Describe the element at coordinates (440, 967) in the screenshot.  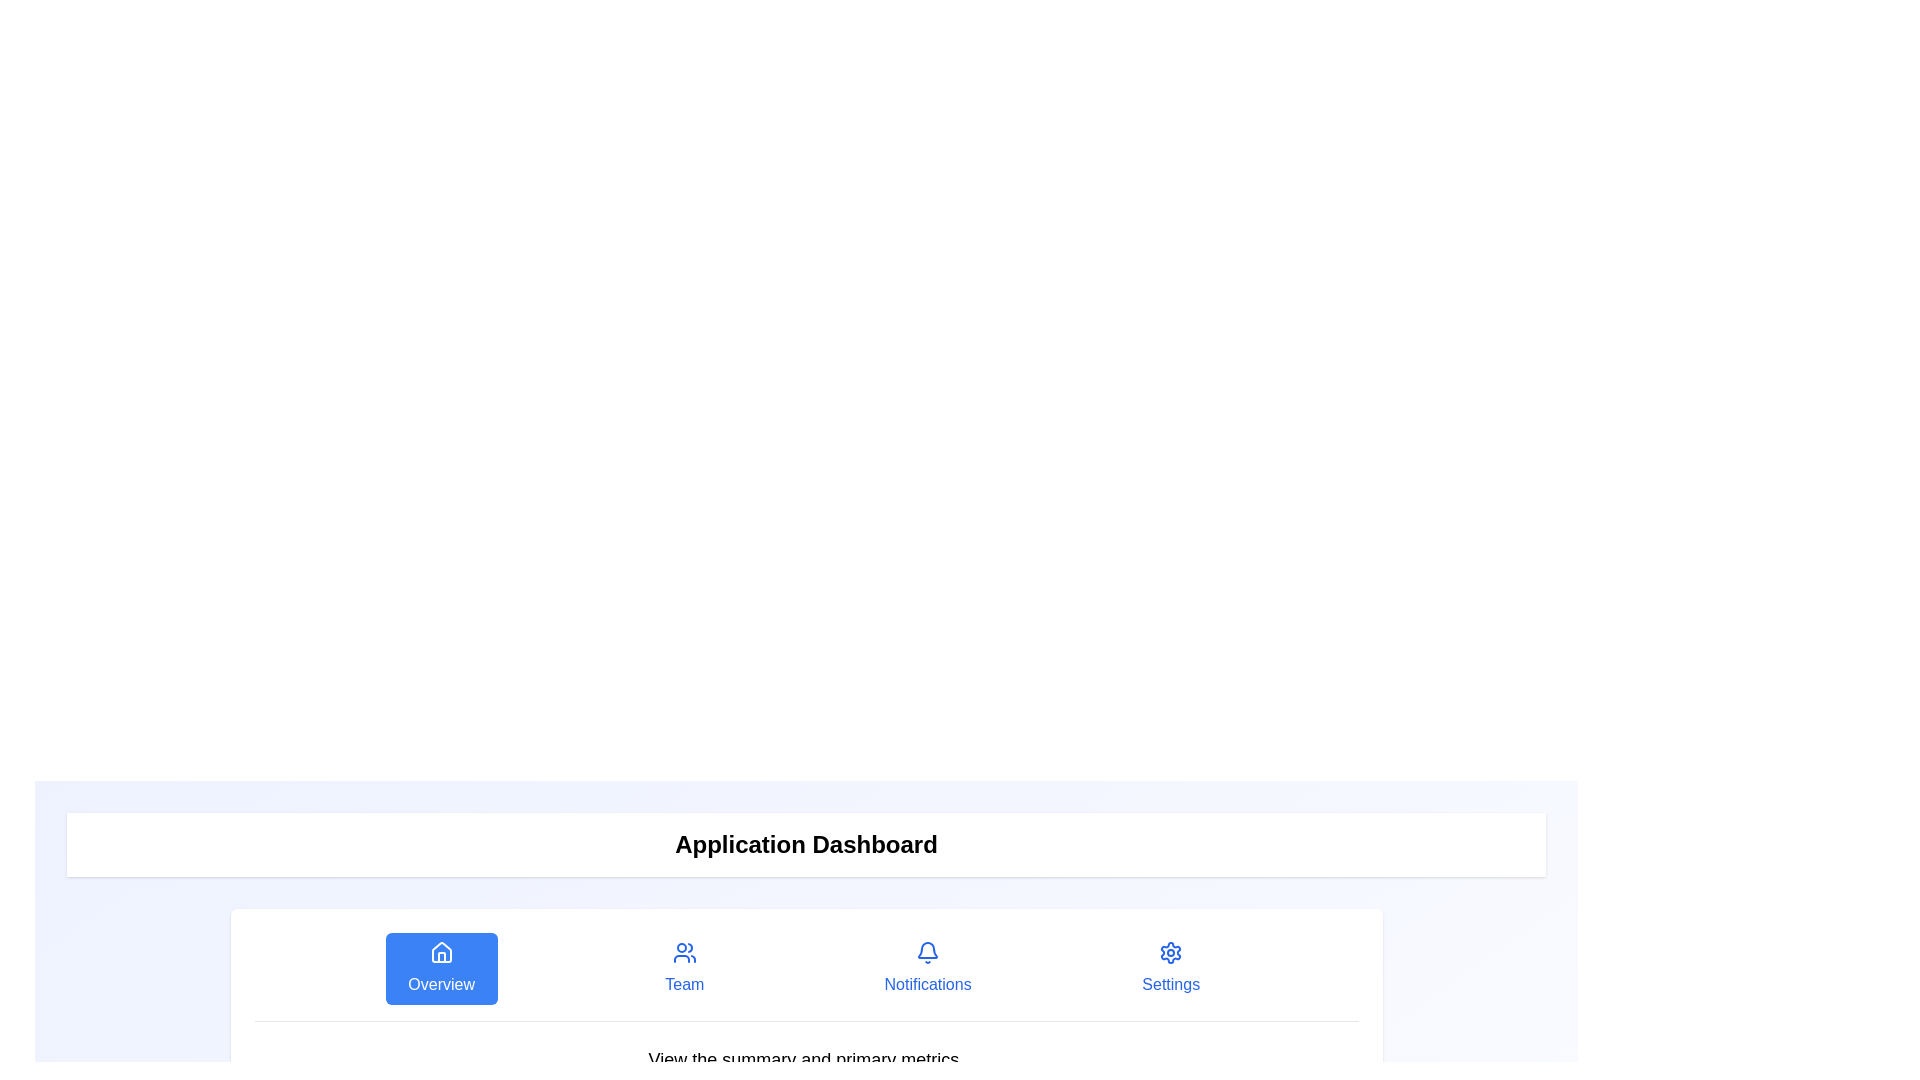
I see `the 'Overview' button` at that location.